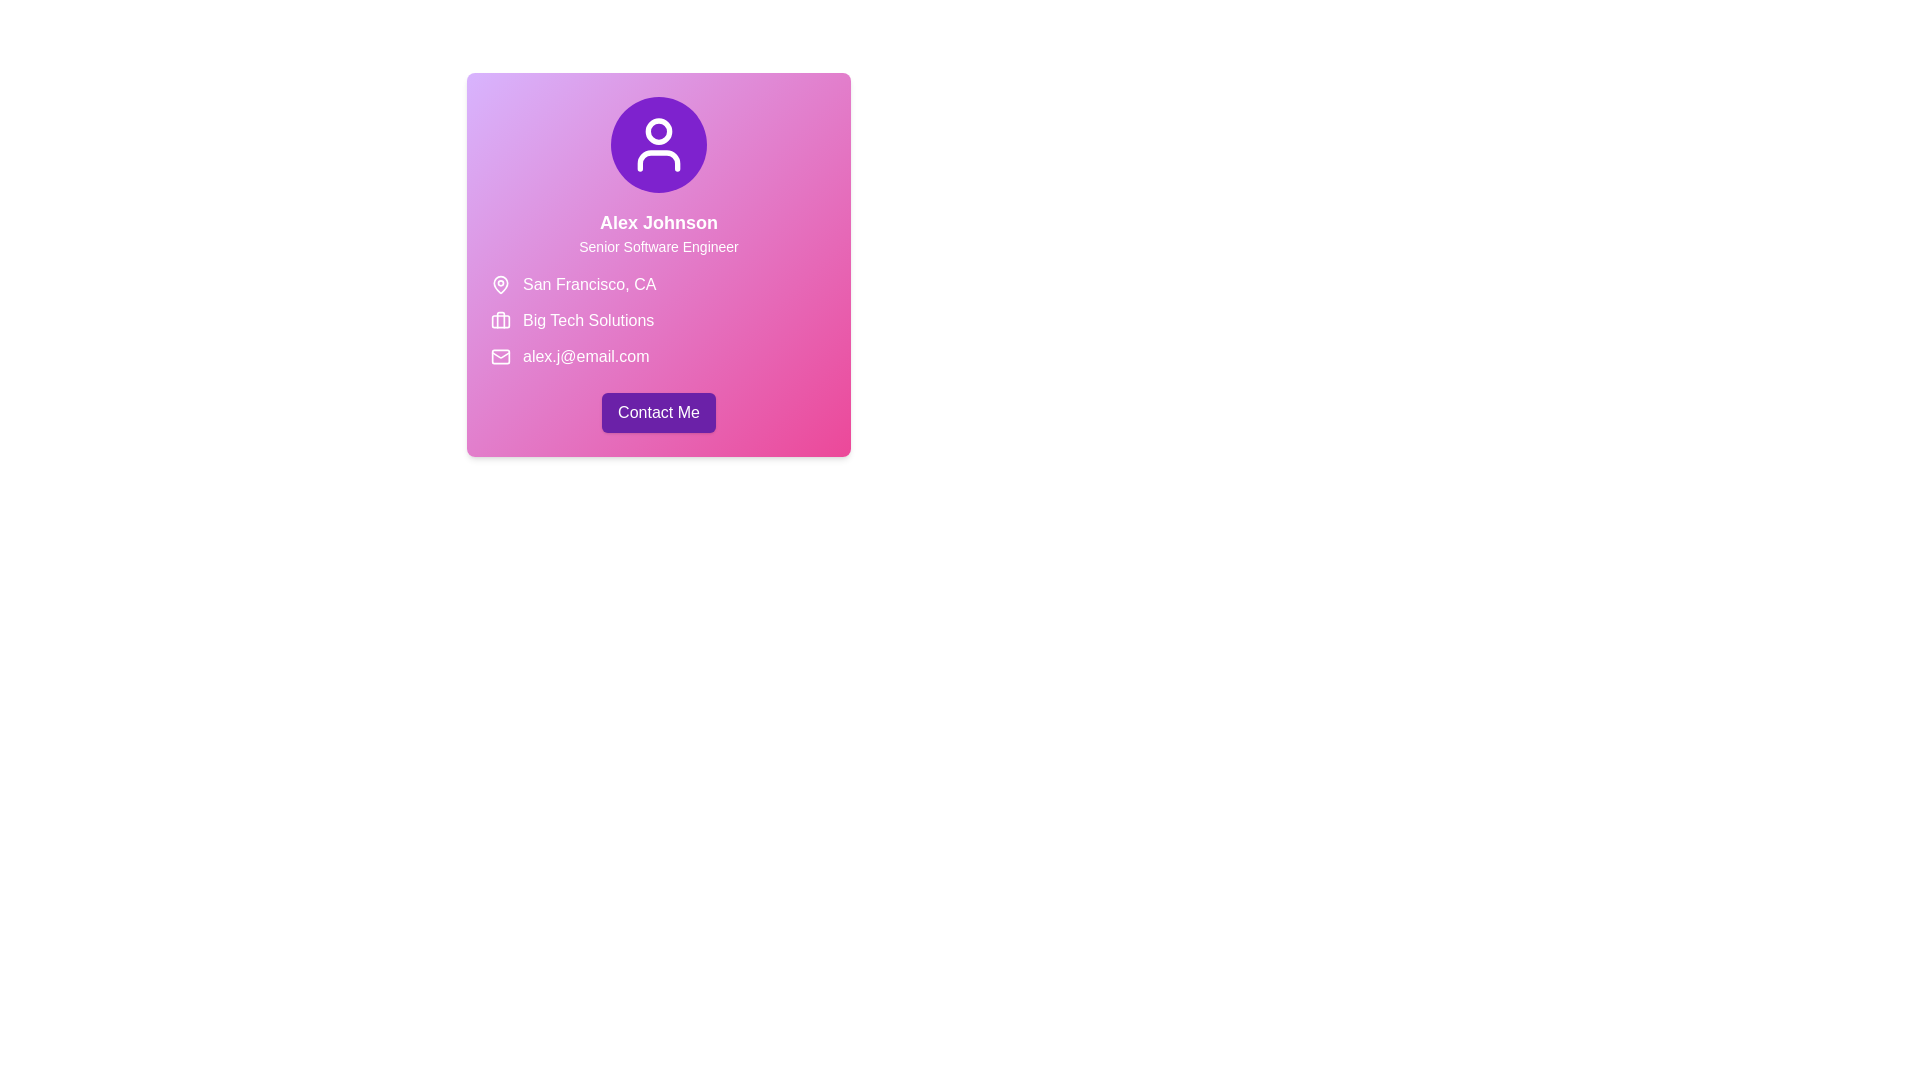 This screenshot has width=1920, height=1080. Describe the element at coordinates (585, 356) in the screenshot. I see `email address displayed in the text label showing 'alex.j@email.com' with white text on a pink gradient background` at that location.